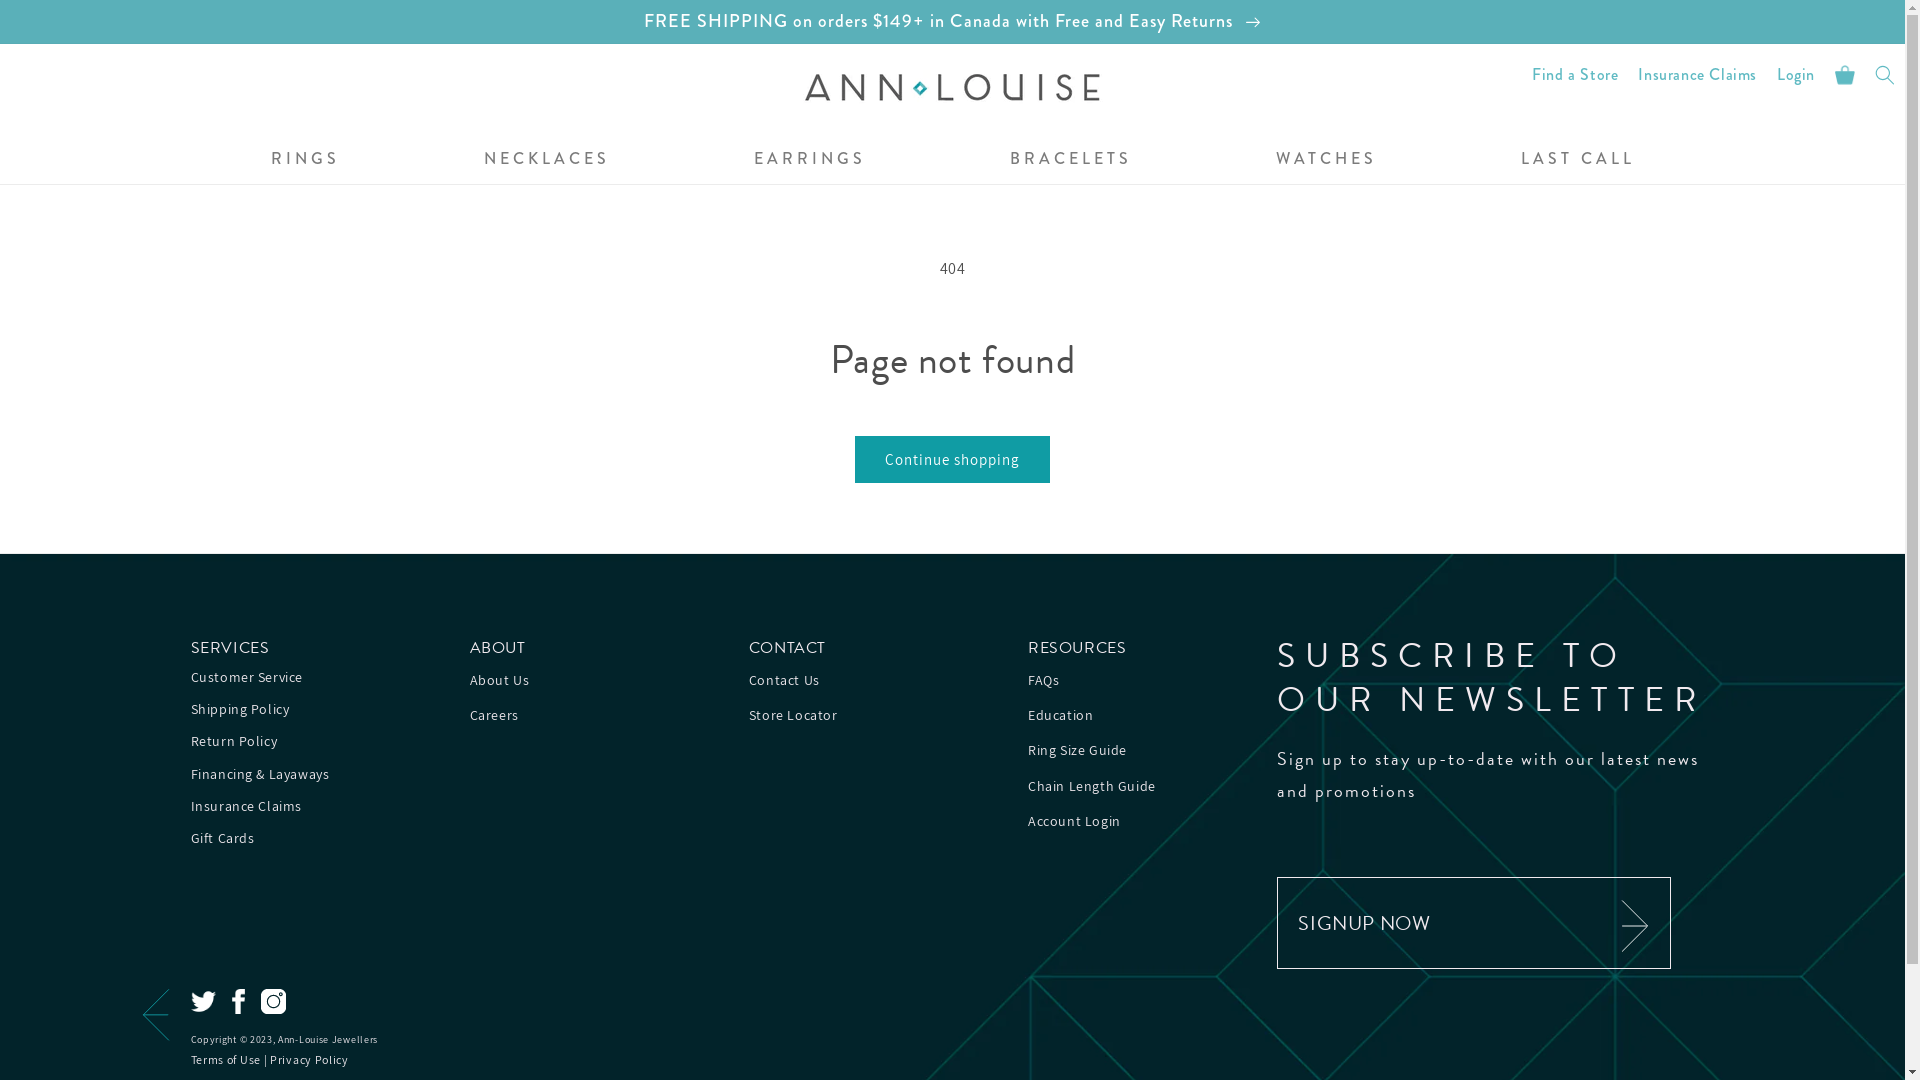  Describe the element at coordinates (308, 1058) in the screenshot. I see `'Privacy Policy'` at that location.